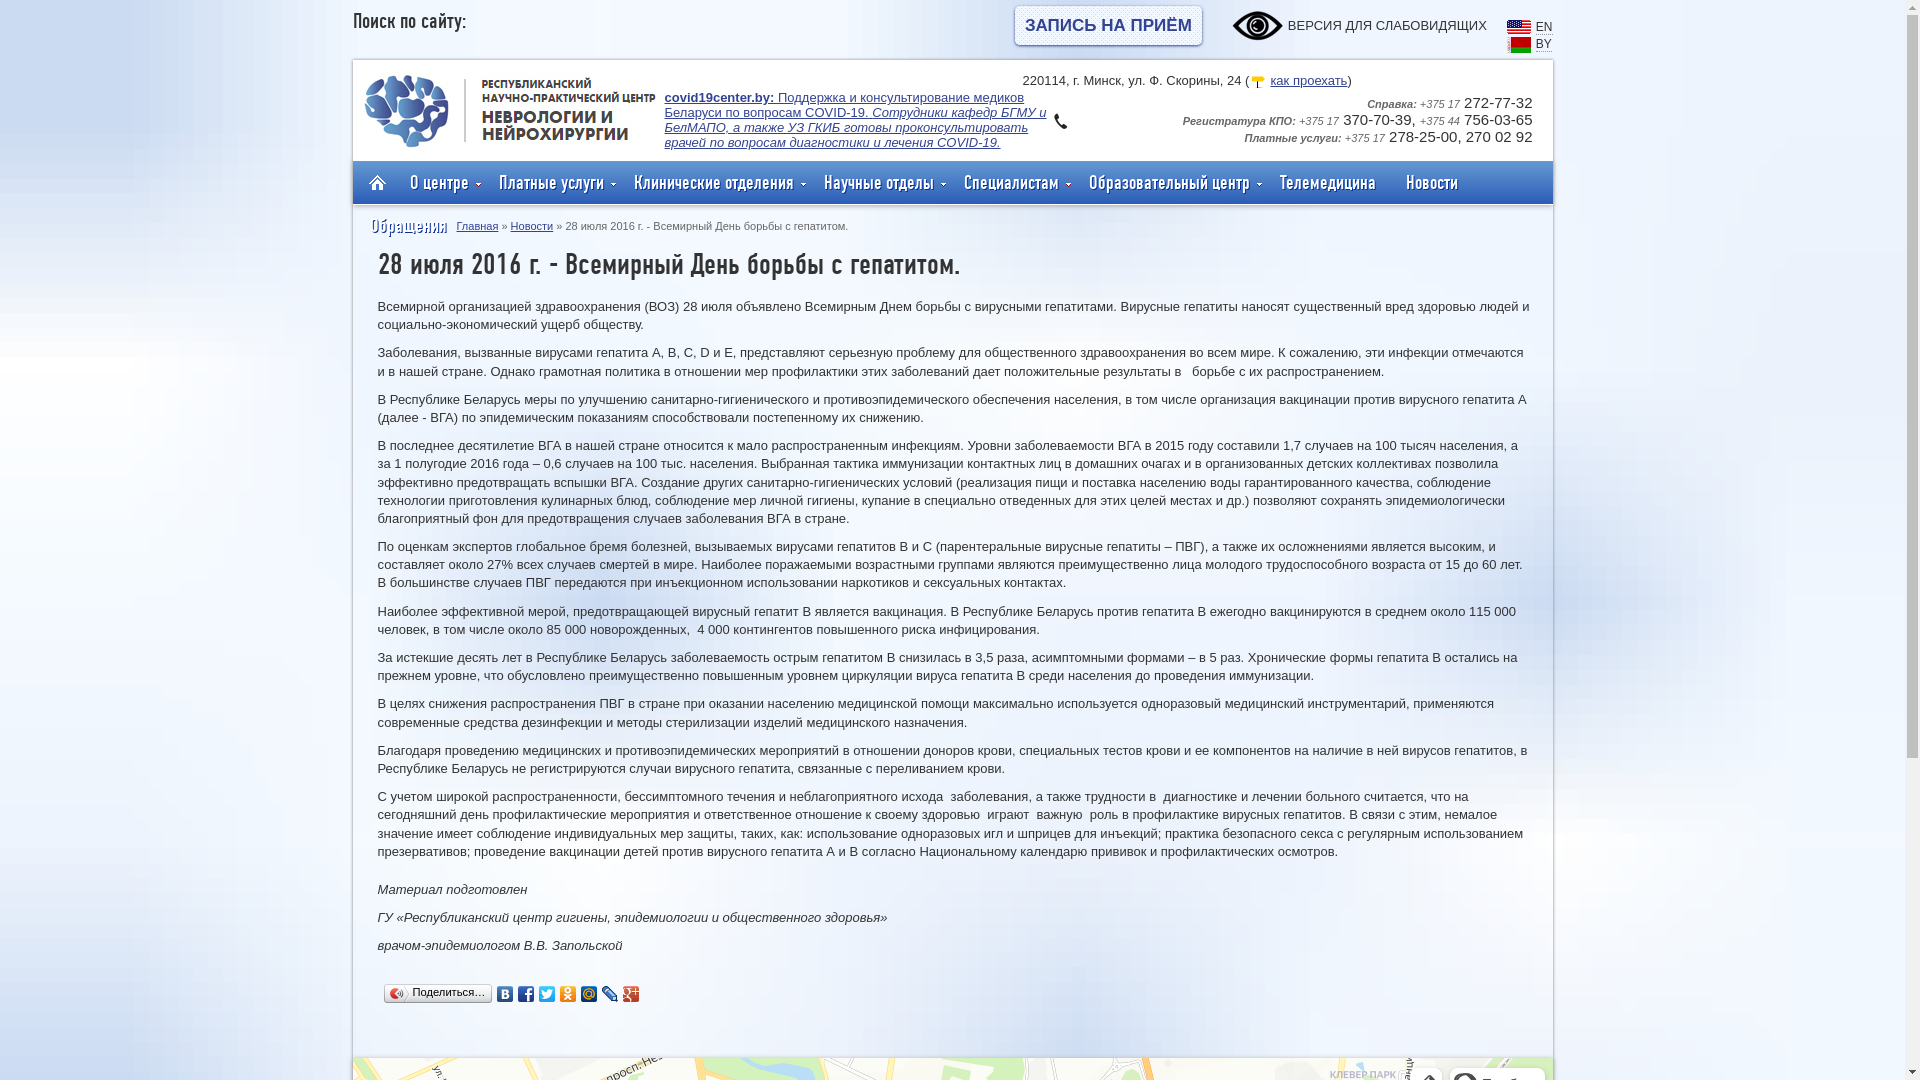  Describe the element at coordinates (1543, 26) in the screenshot. I see `'EN'` at that location.